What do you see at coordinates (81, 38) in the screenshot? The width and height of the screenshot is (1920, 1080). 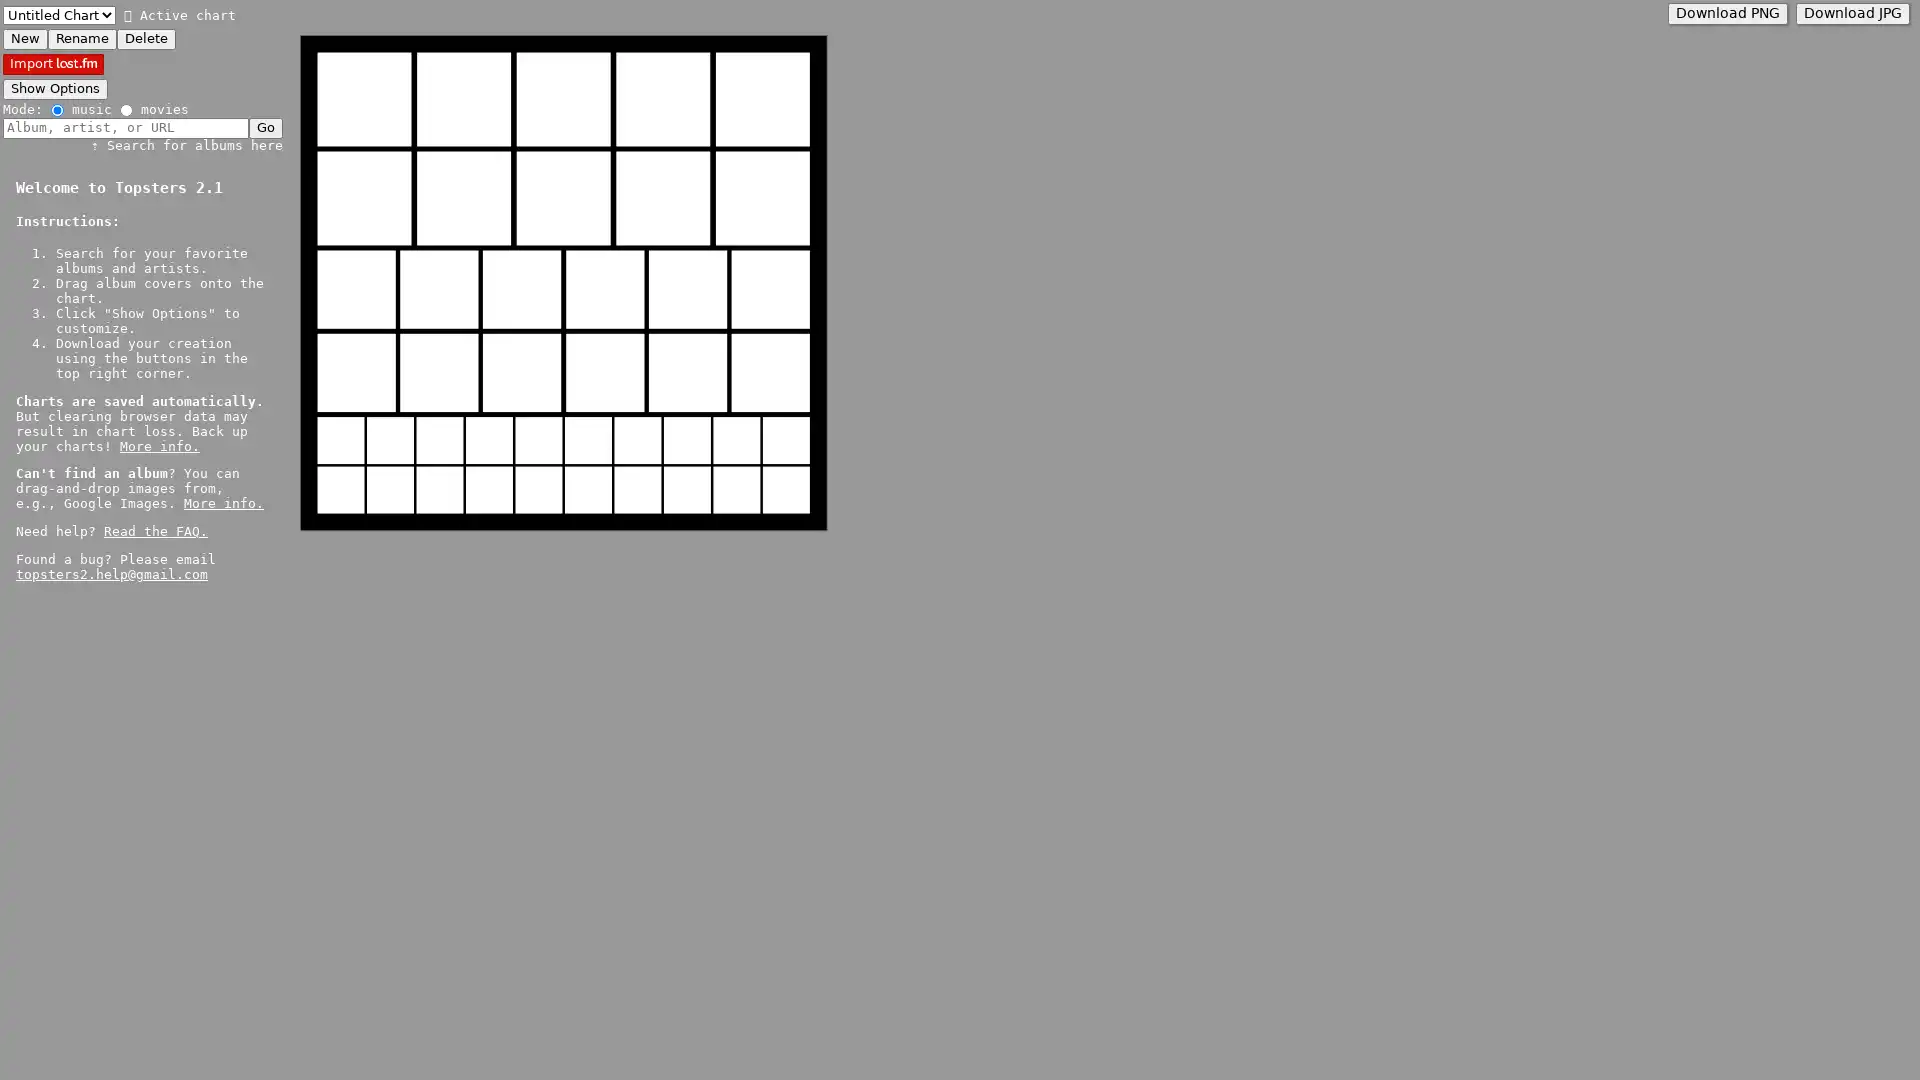 I see `Rename` at bounding box center [81, 38].